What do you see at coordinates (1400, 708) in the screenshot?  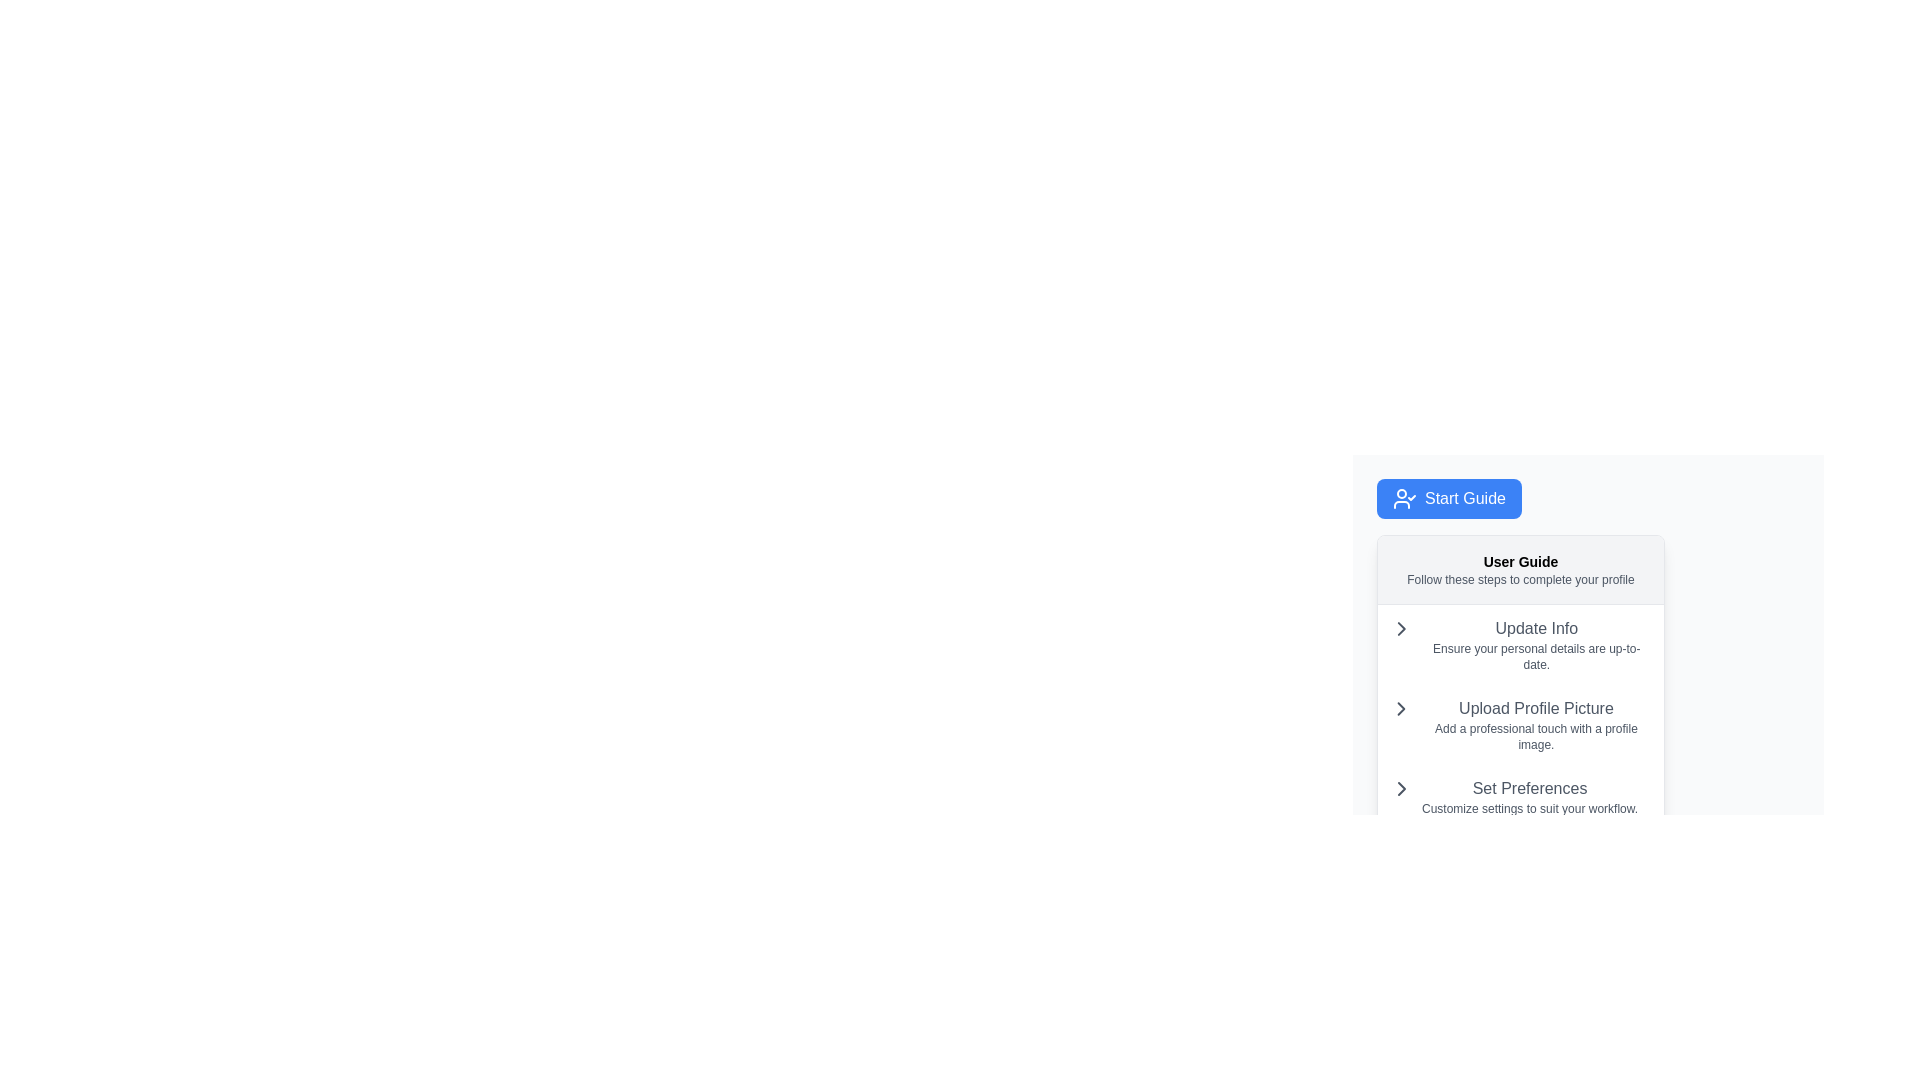 I see `the rightward-pointing chevron icon next to the 'Upload Profile Picture' text field within the User Guide card interface` at bounding box center [1400, 708].